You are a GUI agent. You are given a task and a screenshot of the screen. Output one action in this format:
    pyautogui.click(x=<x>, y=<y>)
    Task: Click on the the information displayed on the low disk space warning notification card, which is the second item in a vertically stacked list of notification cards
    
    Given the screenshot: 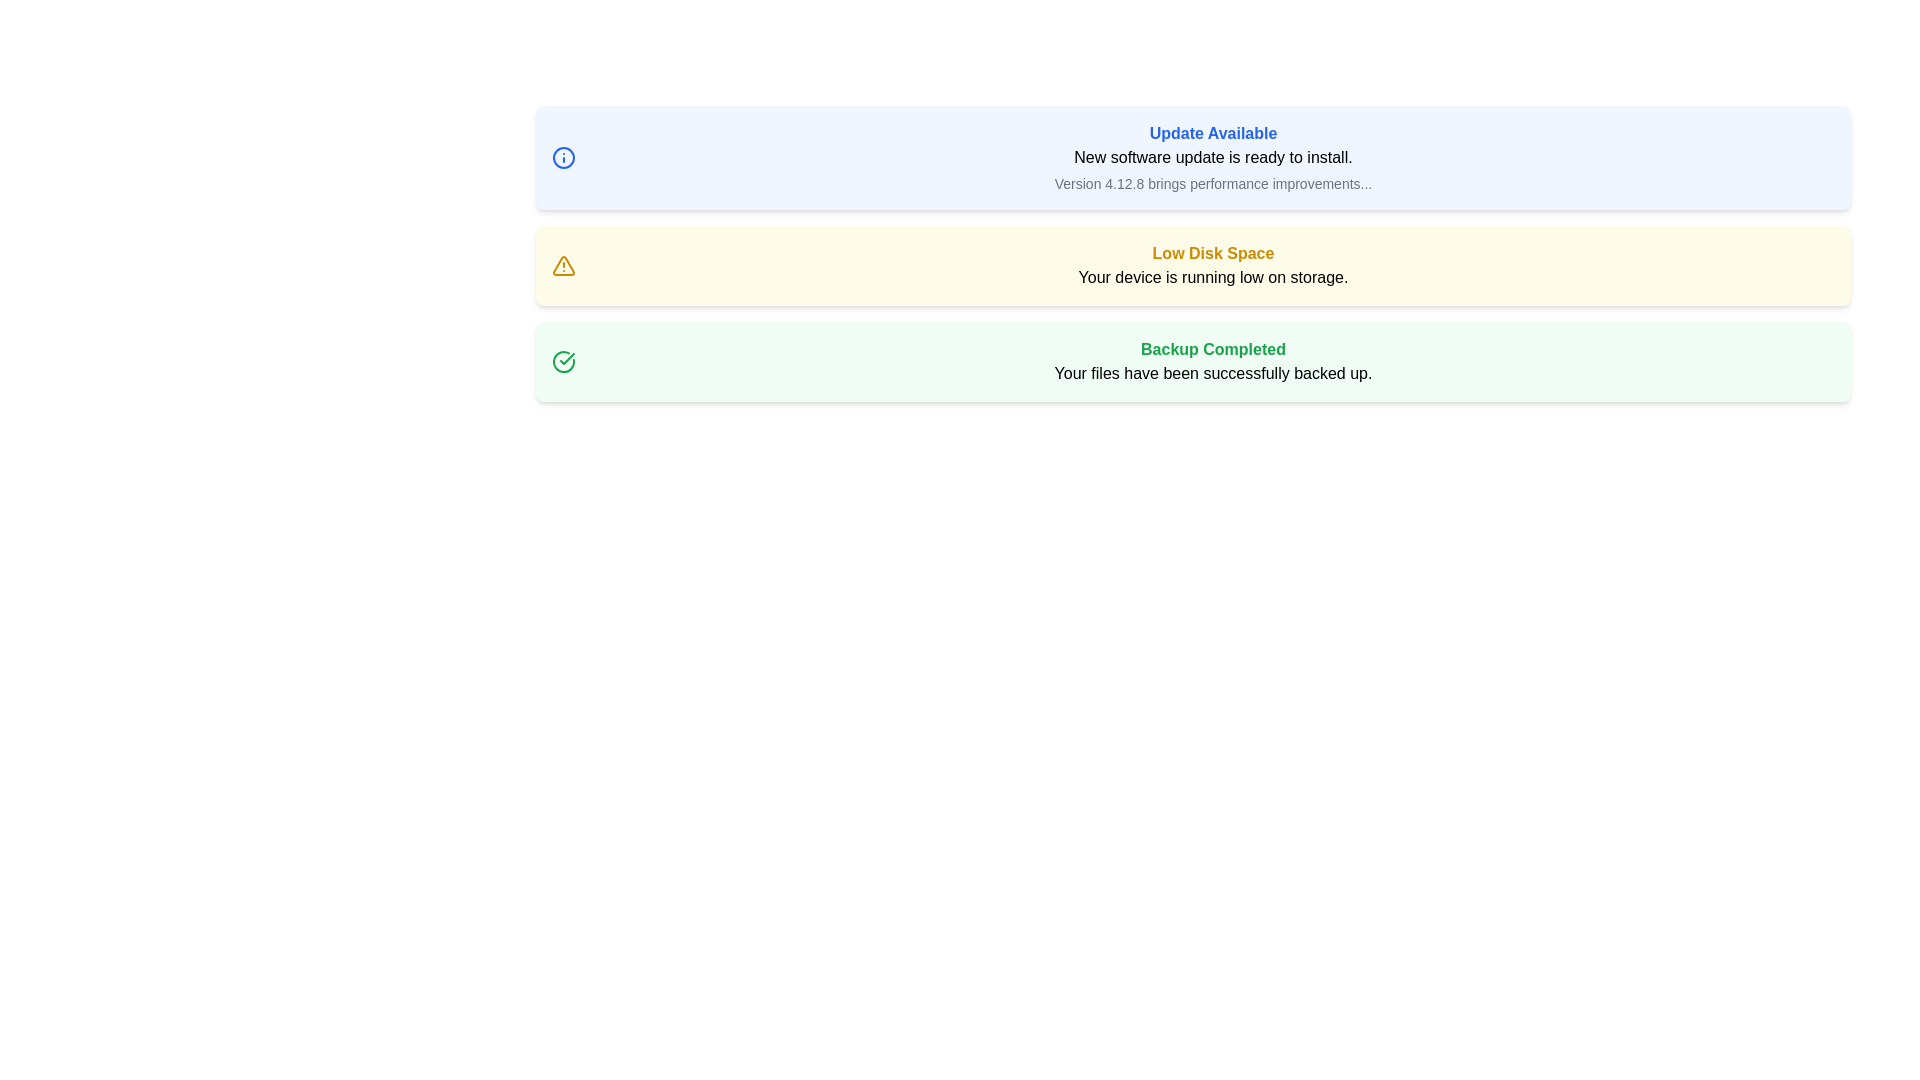 What is the action you would take?
    pyautogui.click(x=1193, y=265)
    